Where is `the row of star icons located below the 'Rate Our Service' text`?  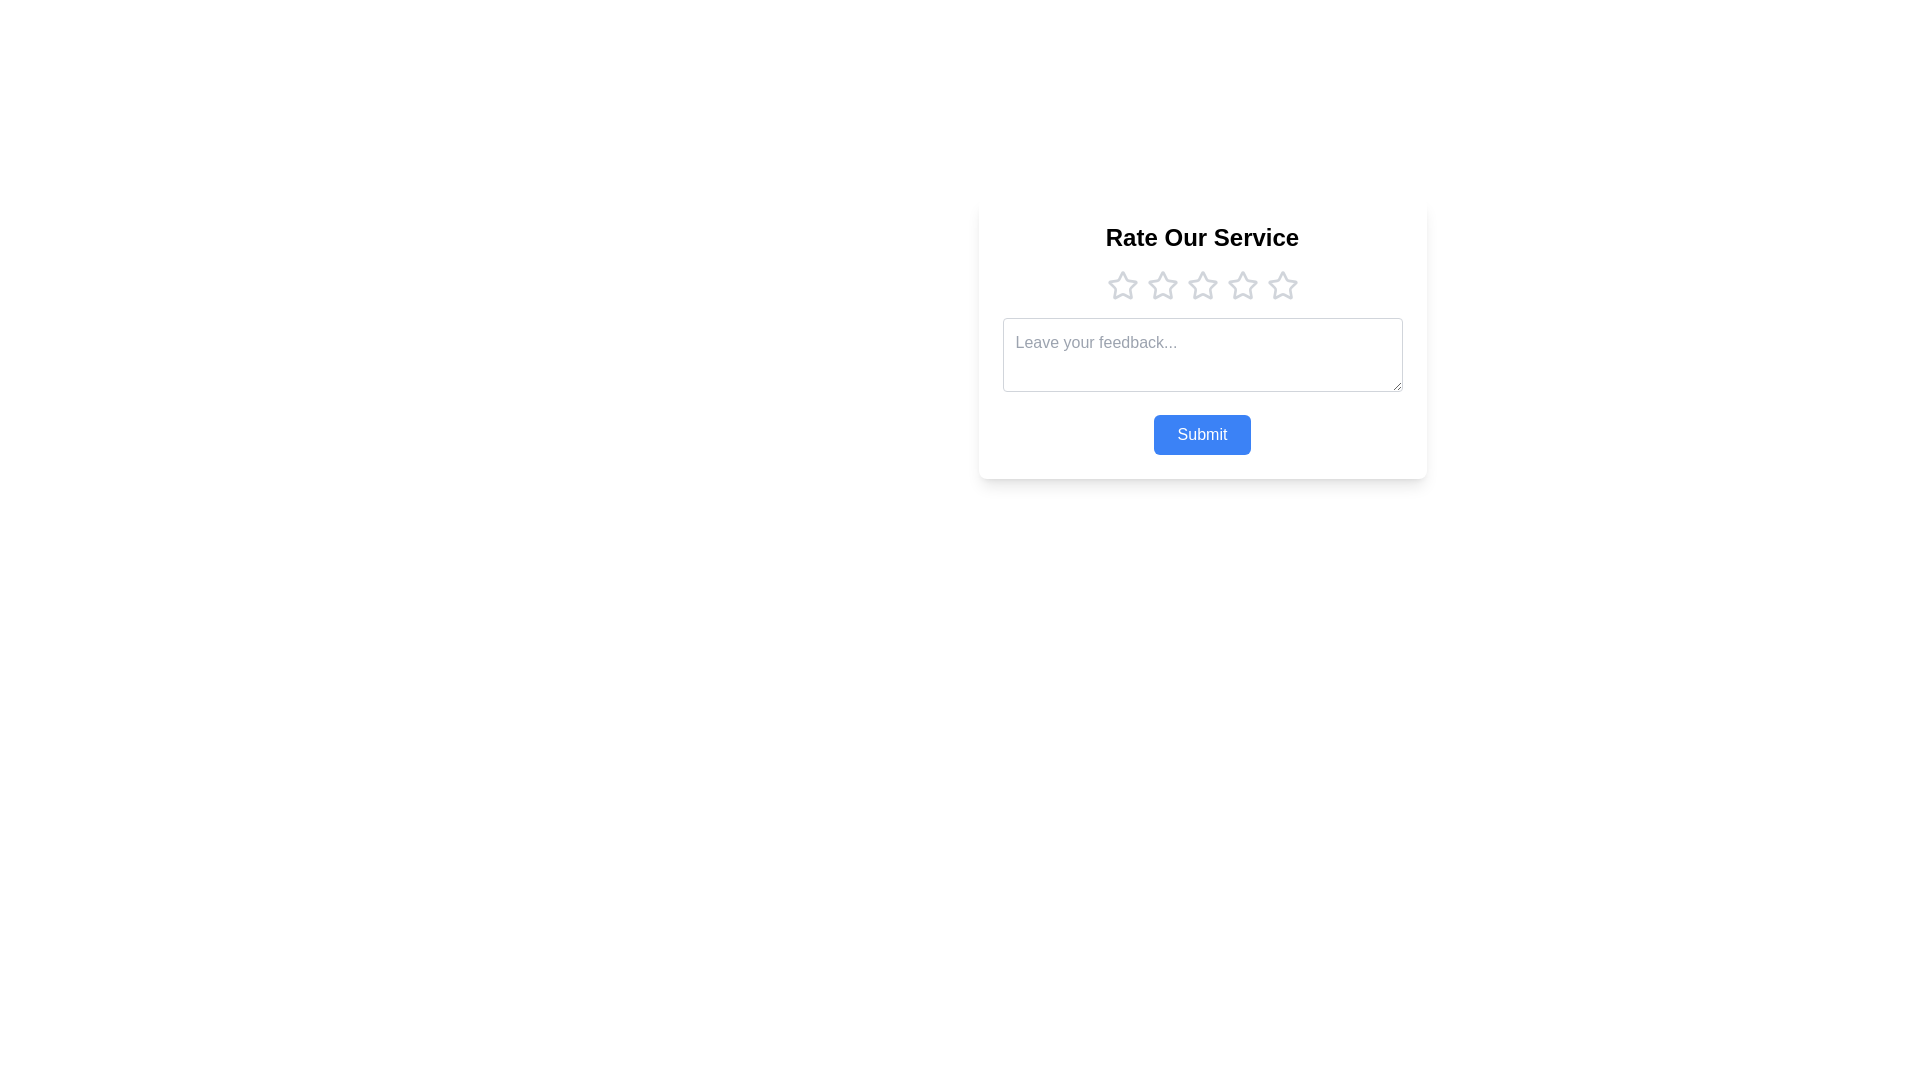 the row of star icons located below the 'Rate Our Service' text is located at coordinates (1201, 285).